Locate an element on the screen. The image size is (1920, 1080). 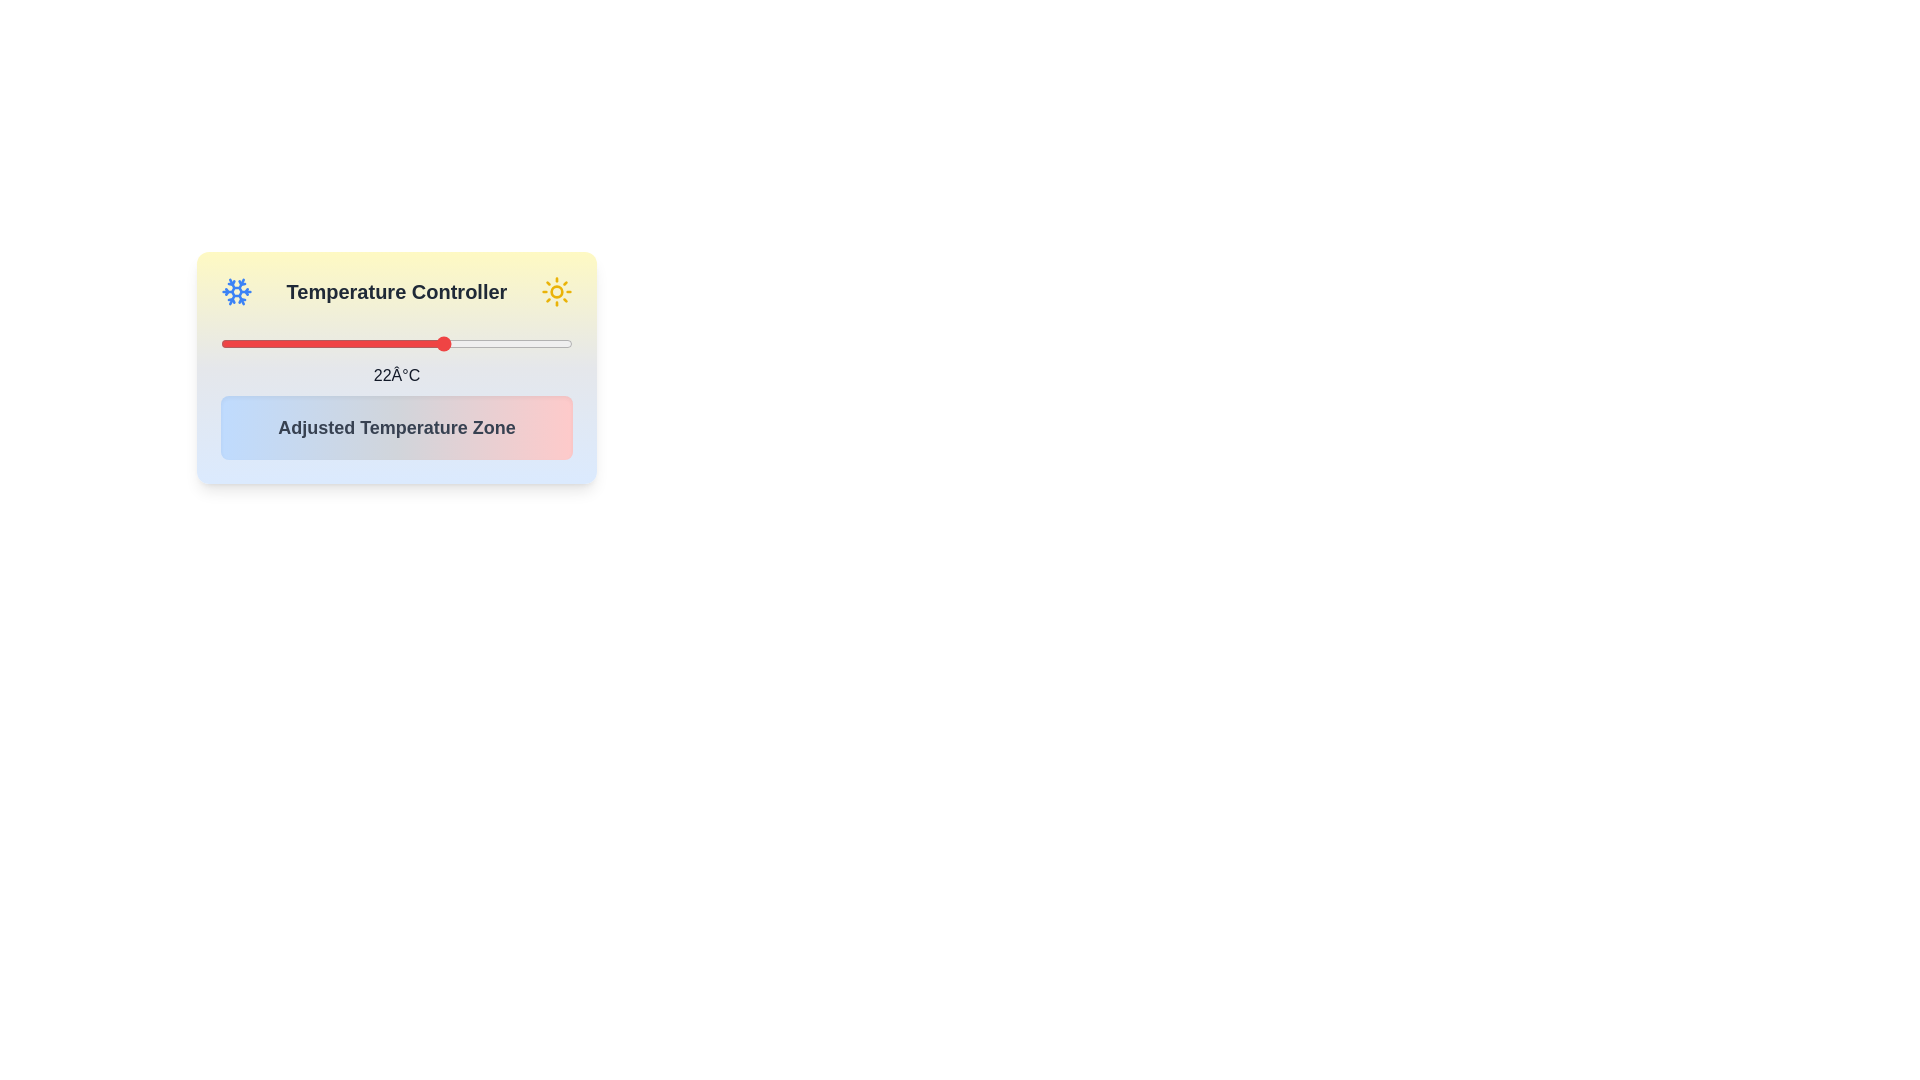
the Informational panel located below the slider with the '22°C' label in the 'Temperature Controller' card is located at coordinates (397, 392).